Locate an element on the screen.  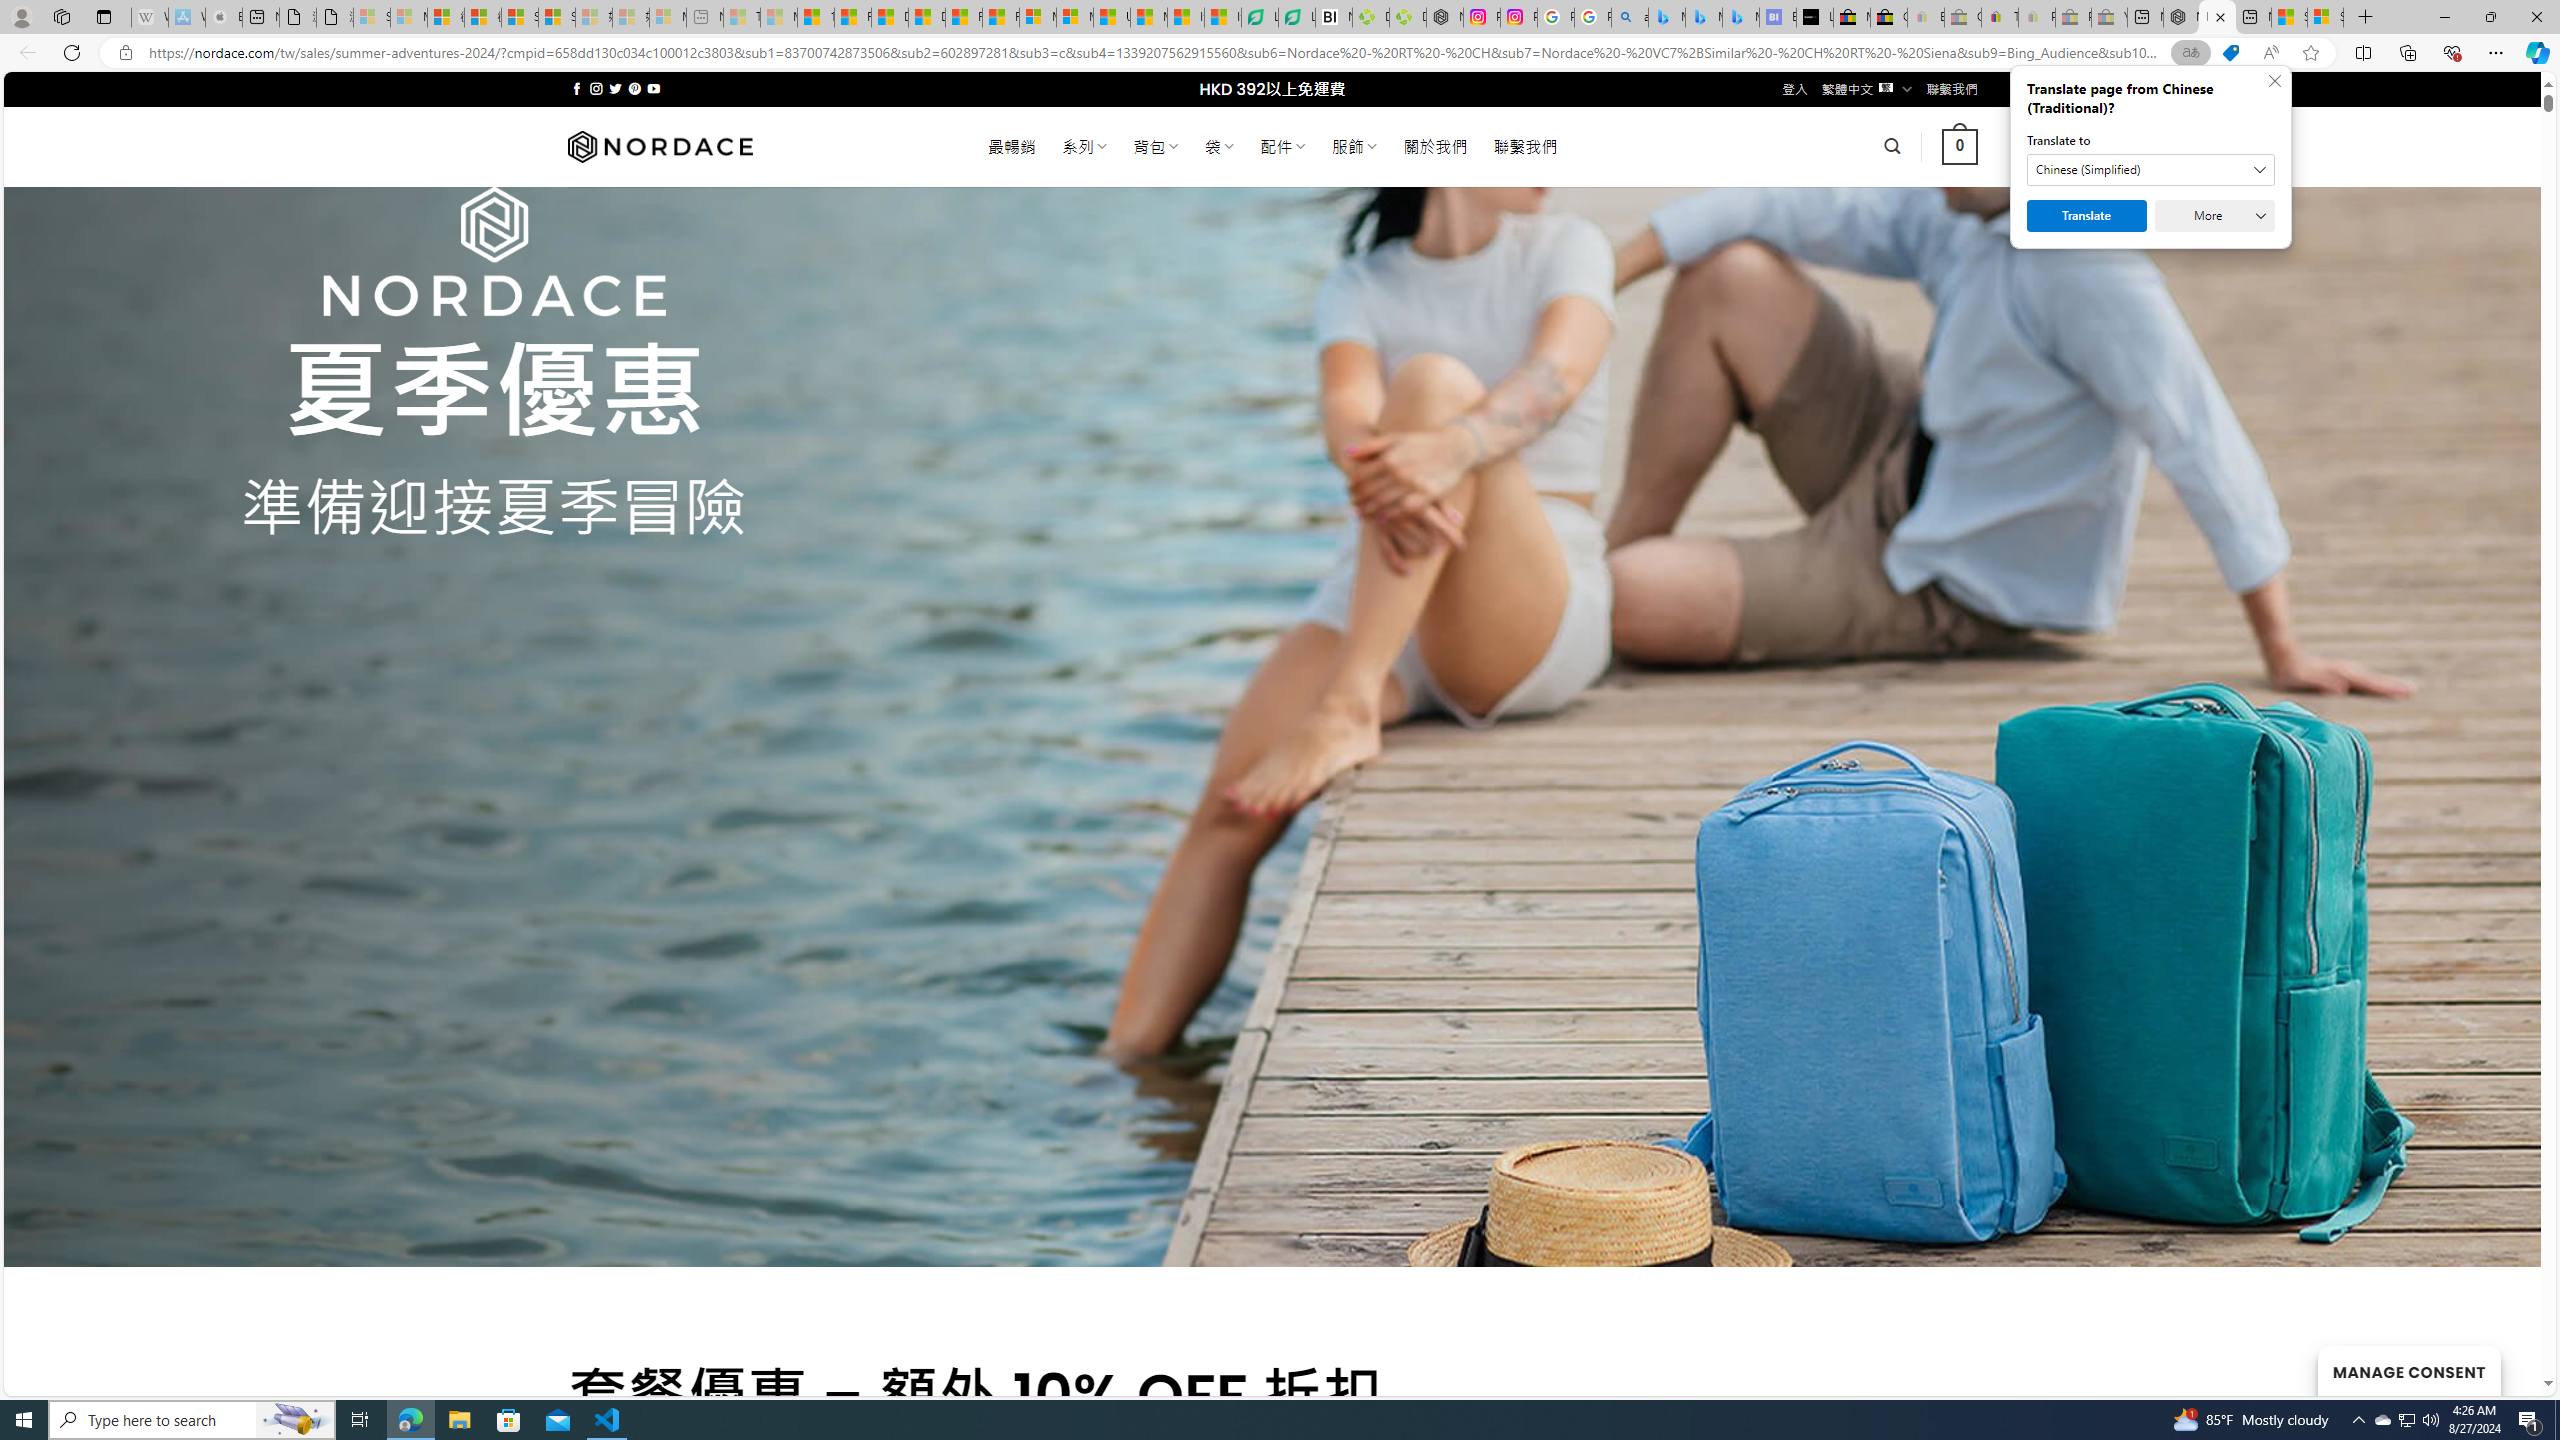
'Yard, Garden & Outdoor Living - Sleeping' is located at coordinates (2108, 16).